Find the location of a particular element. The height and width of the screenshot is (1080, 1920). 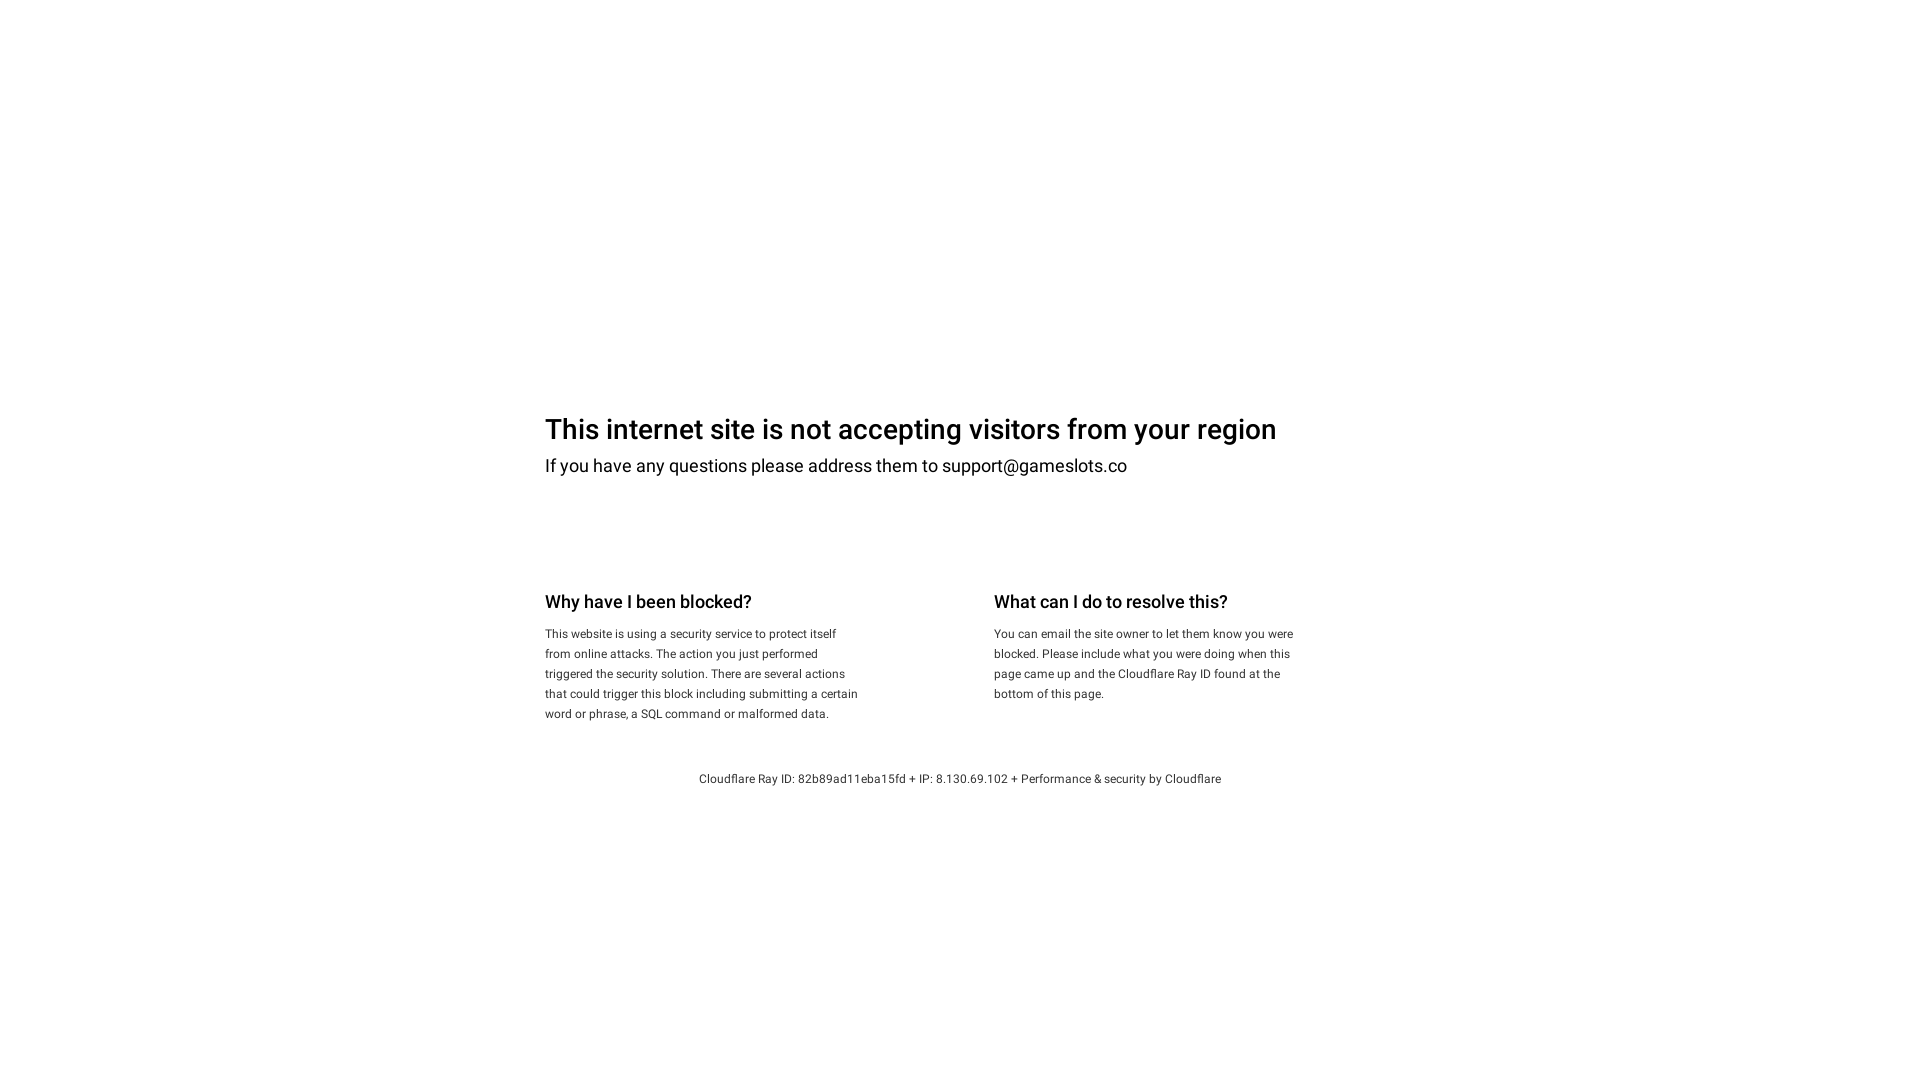

'Cloudflare' is located at coordinates (1193, 778).